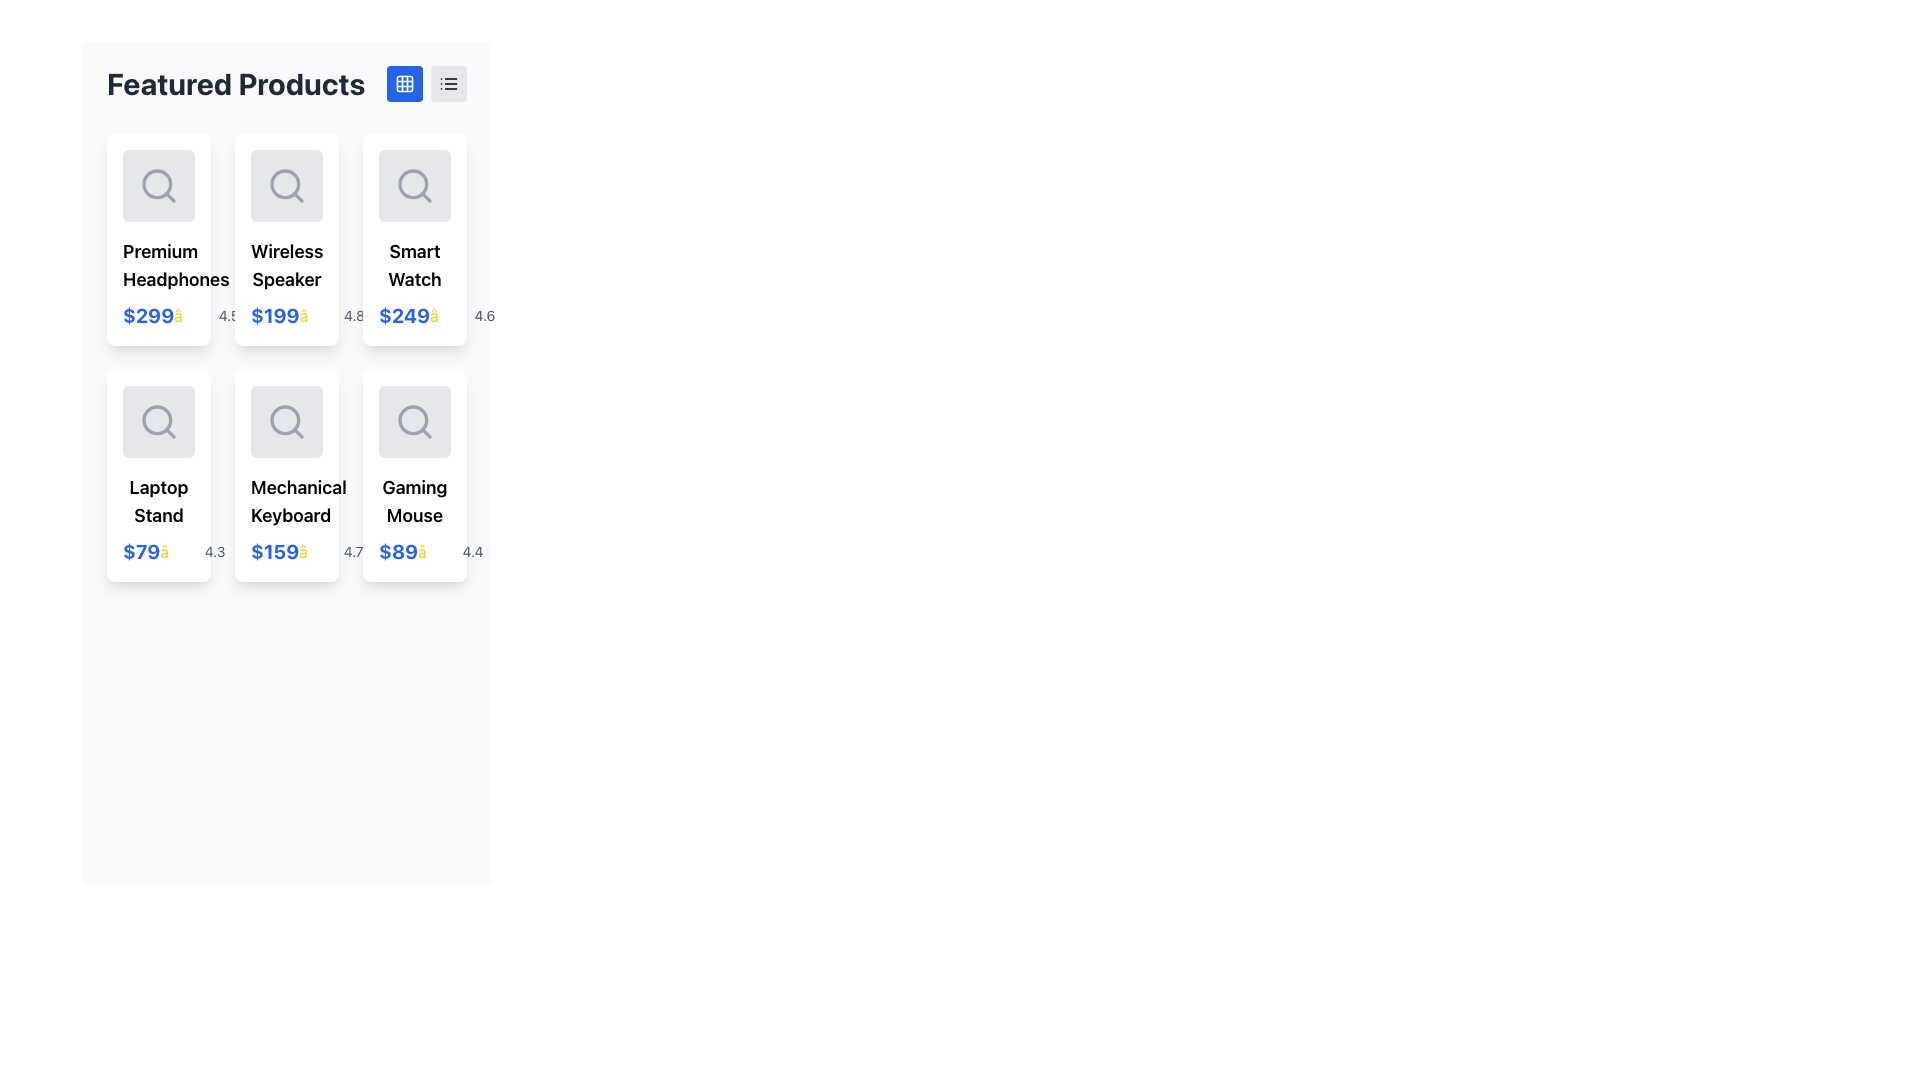  I want to click on the 'Laptop Stand' product card, so click(157, 475).